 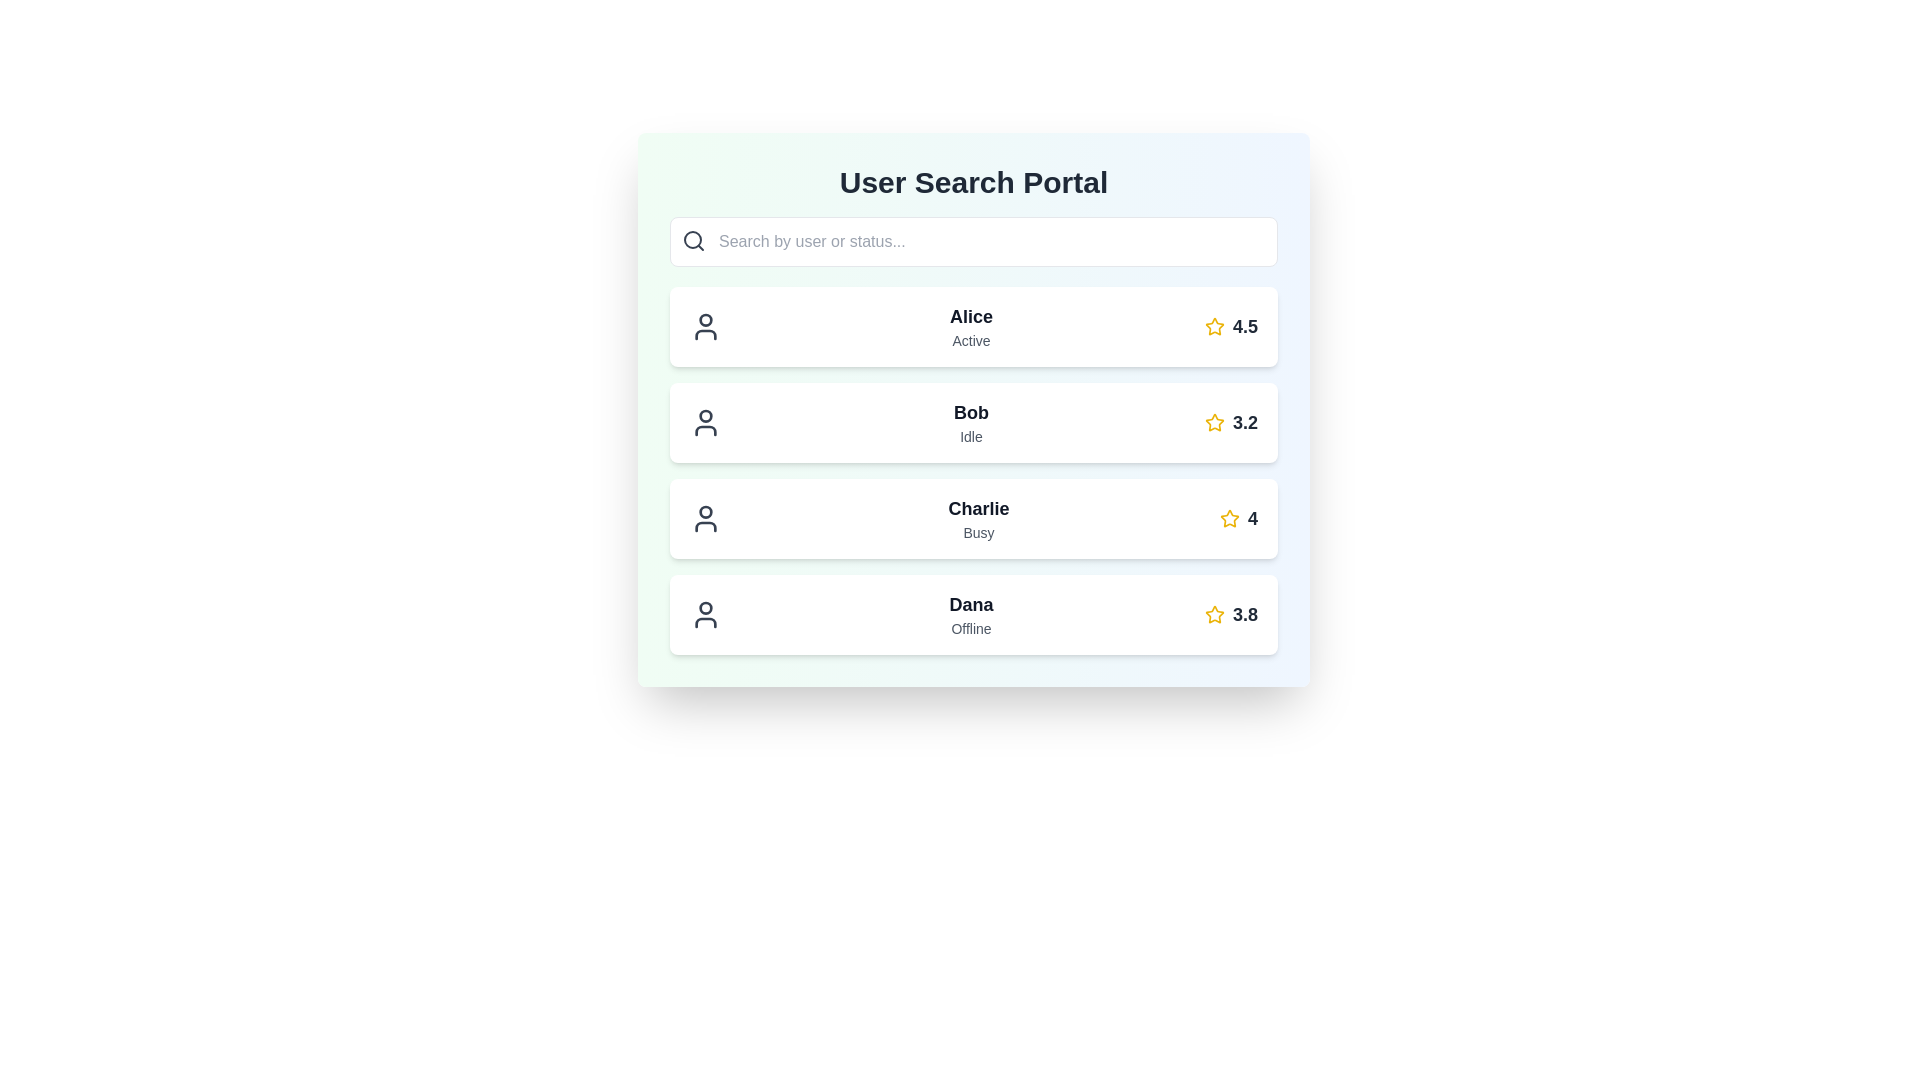 What do you see at coordinates (979, 531) in the screenshot?
I see `the status indicator text label for user 'Charlie', which displays 'Busy' beneath the name 'Charlie' in the user list` at bounding box center [979, 531].